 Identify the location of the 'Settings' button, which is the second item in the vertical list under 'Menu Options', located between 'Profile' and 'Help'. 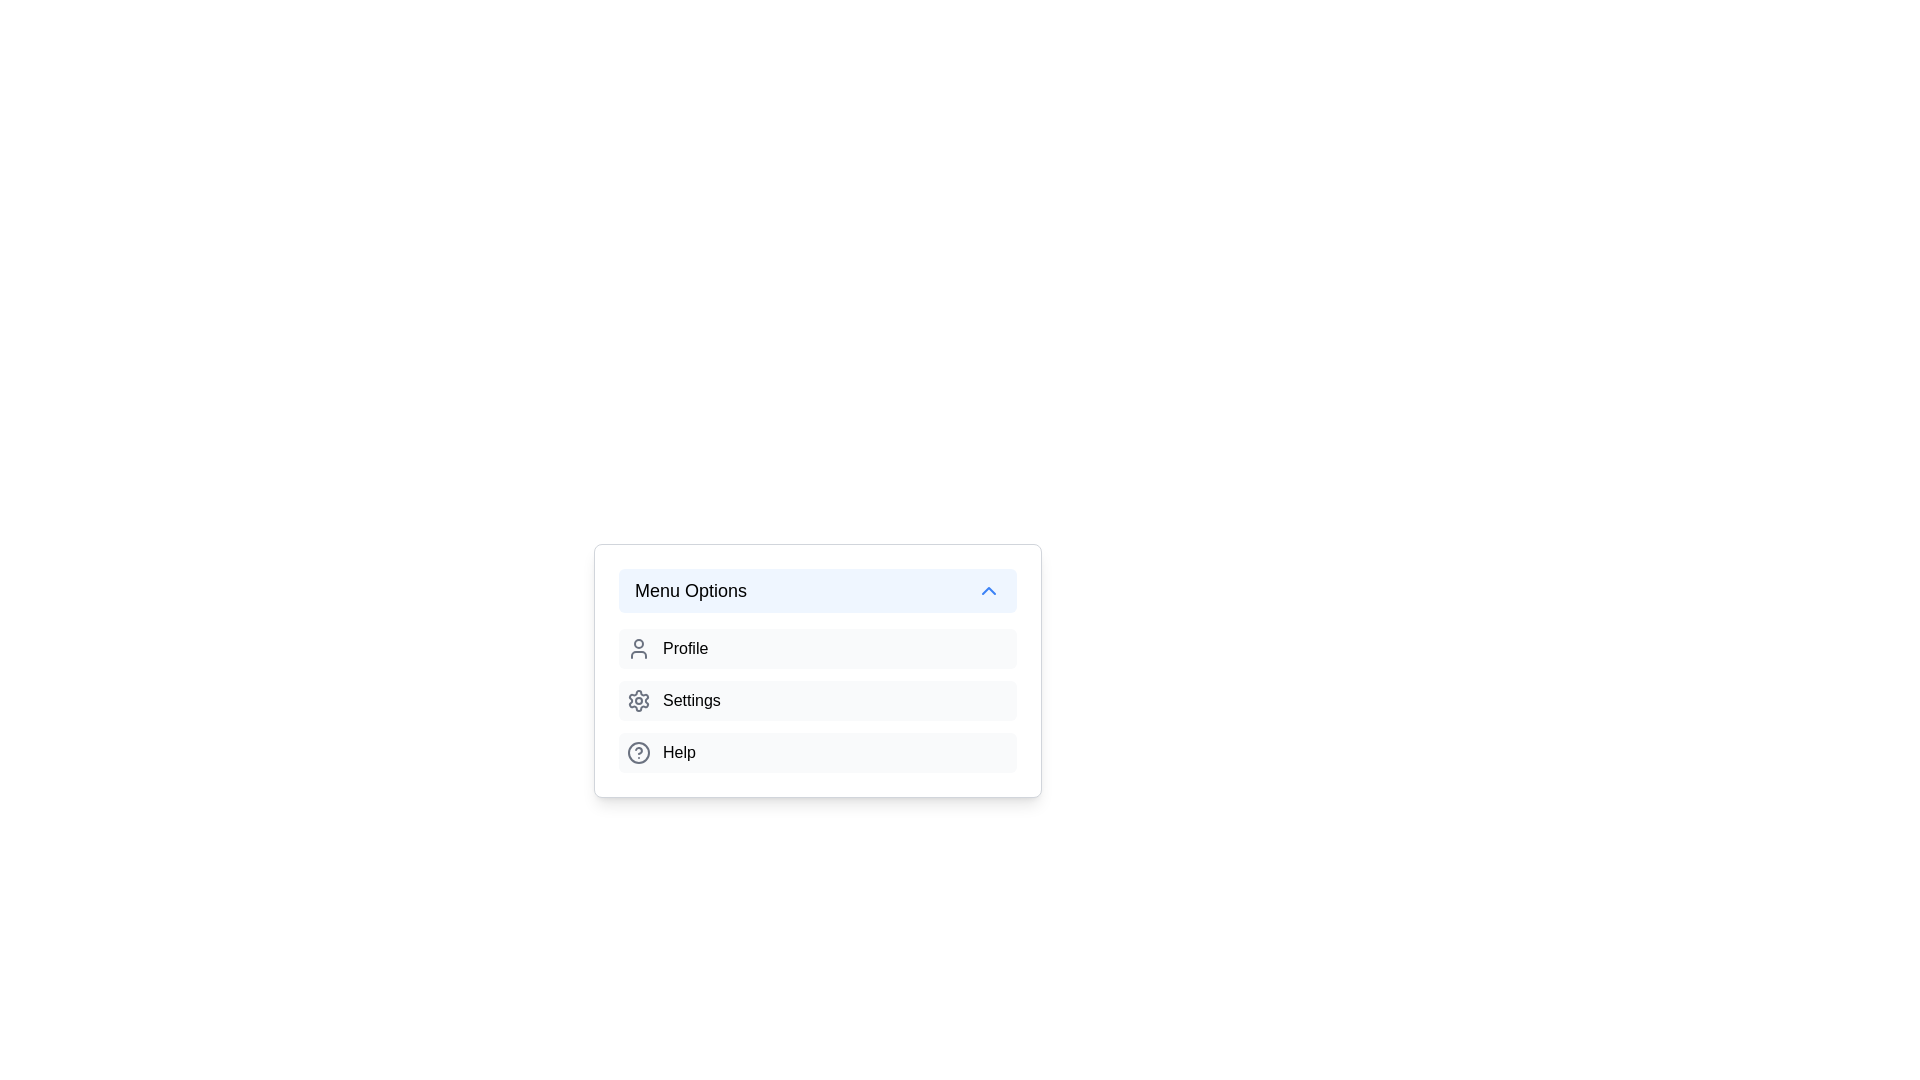
(817, 700).